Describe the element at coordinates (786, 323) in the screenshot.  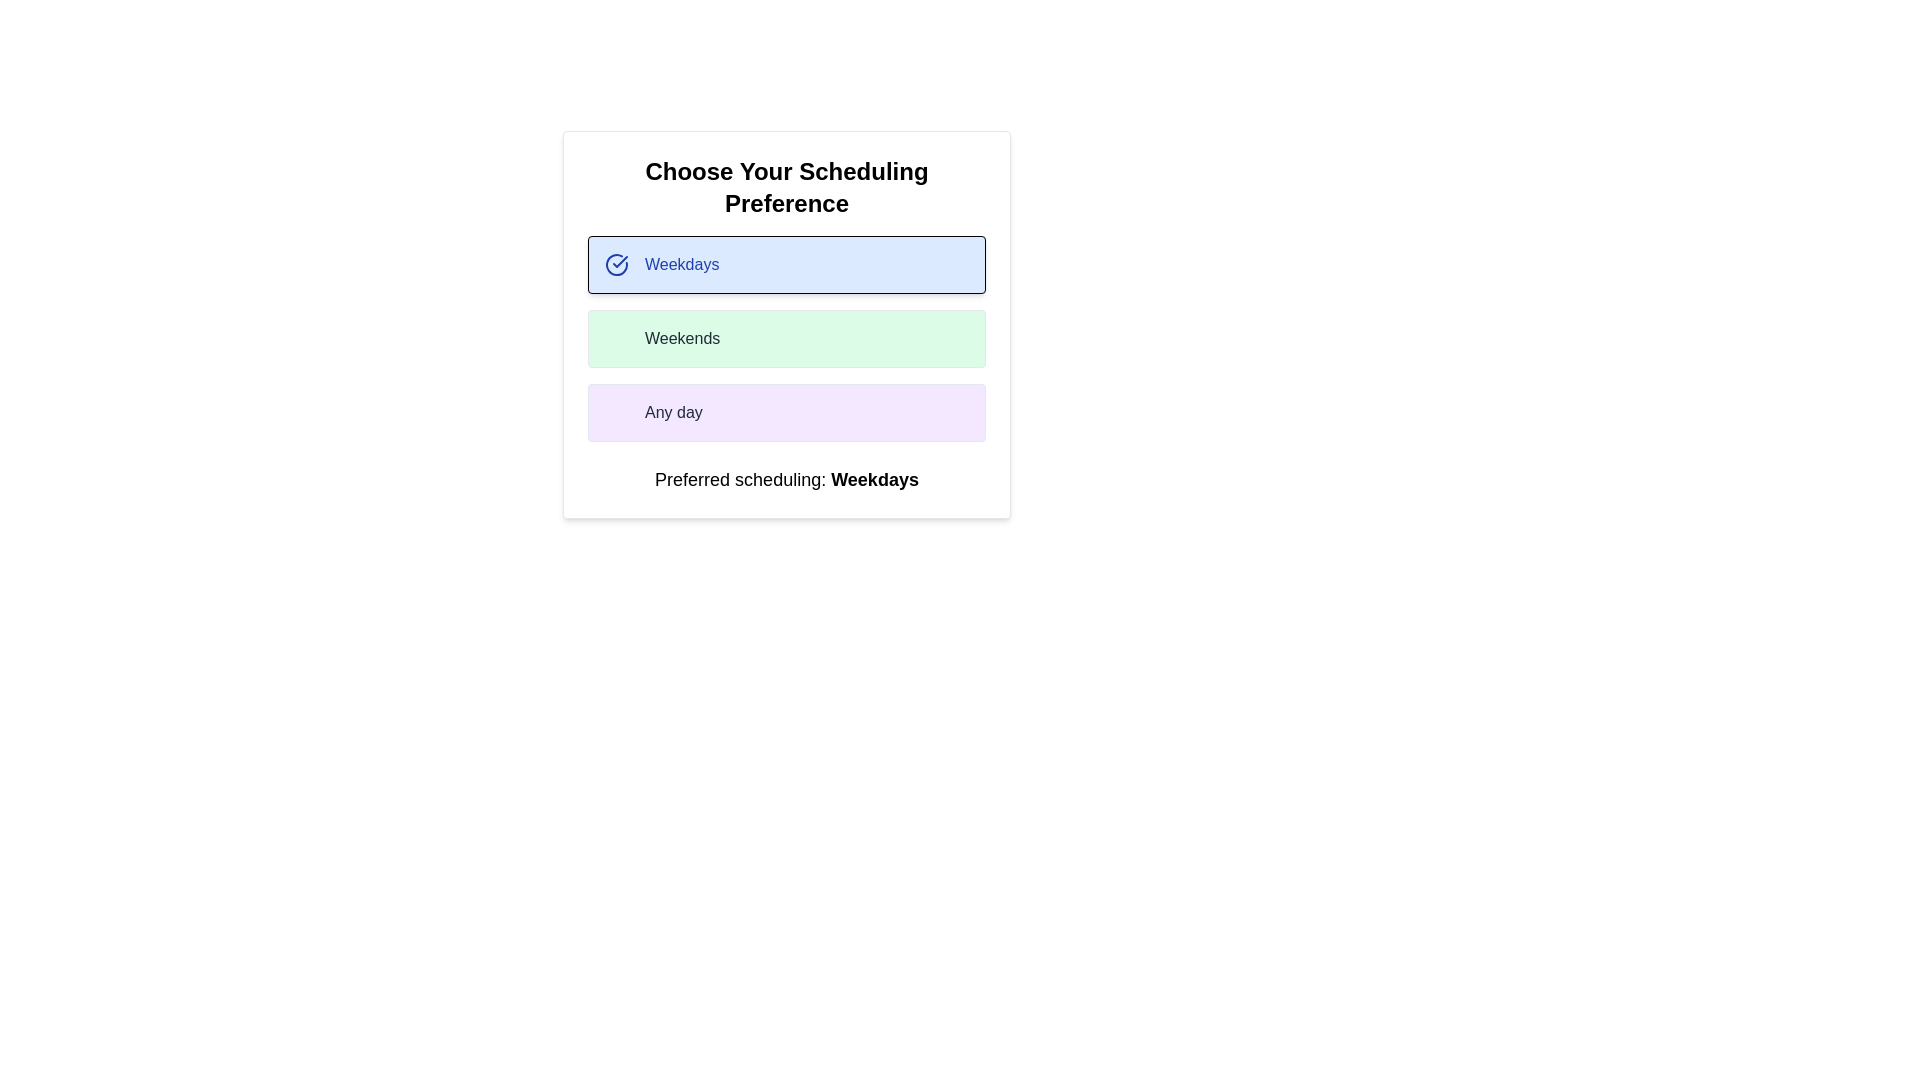
I see `the 'Weekends' scheduling option button to visually highlight it` at that location.